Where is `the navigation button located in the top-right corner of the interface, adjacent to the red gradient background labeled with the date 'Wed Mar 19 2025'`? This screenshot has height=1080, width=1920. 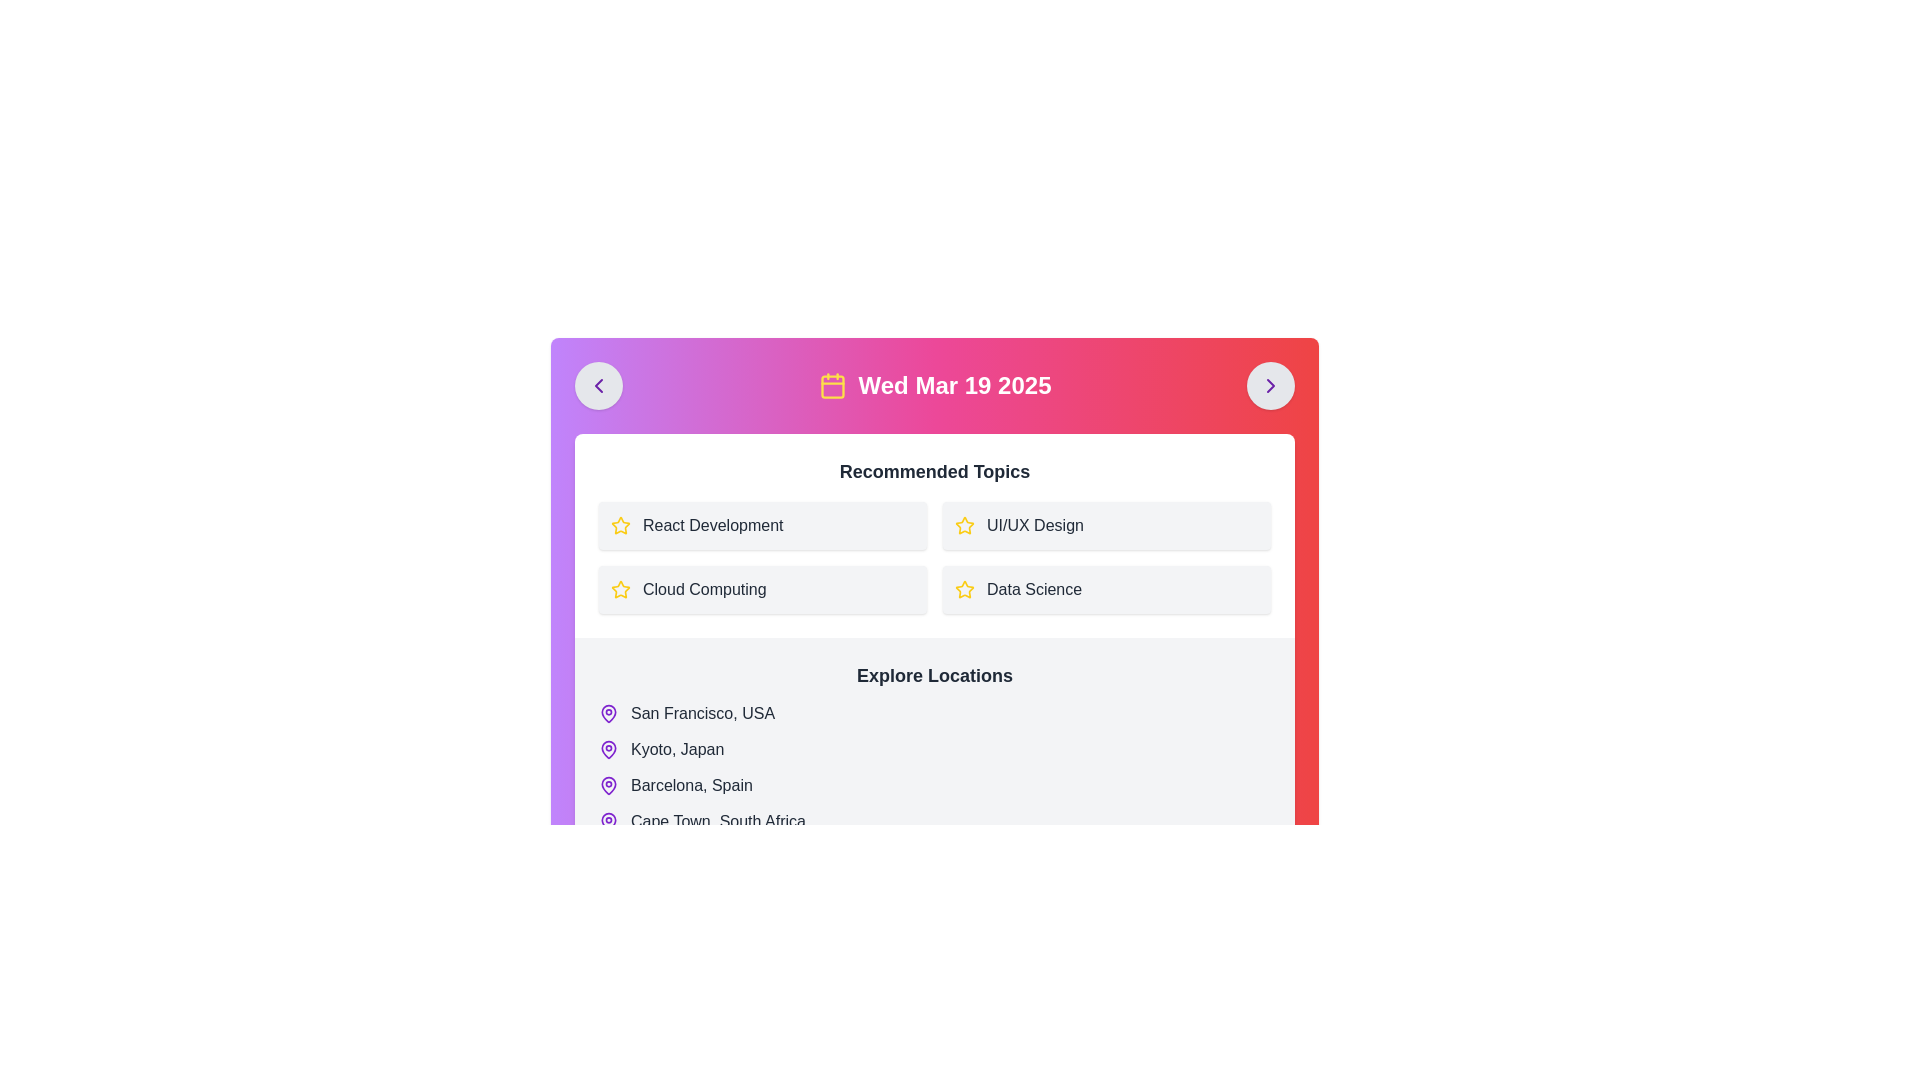
the navigation button located in the top-right corner of the interface, adjacent to the red gradient background labeled with the date 'Wed Mar 19 2025' is located at coordinates (1270, 385).